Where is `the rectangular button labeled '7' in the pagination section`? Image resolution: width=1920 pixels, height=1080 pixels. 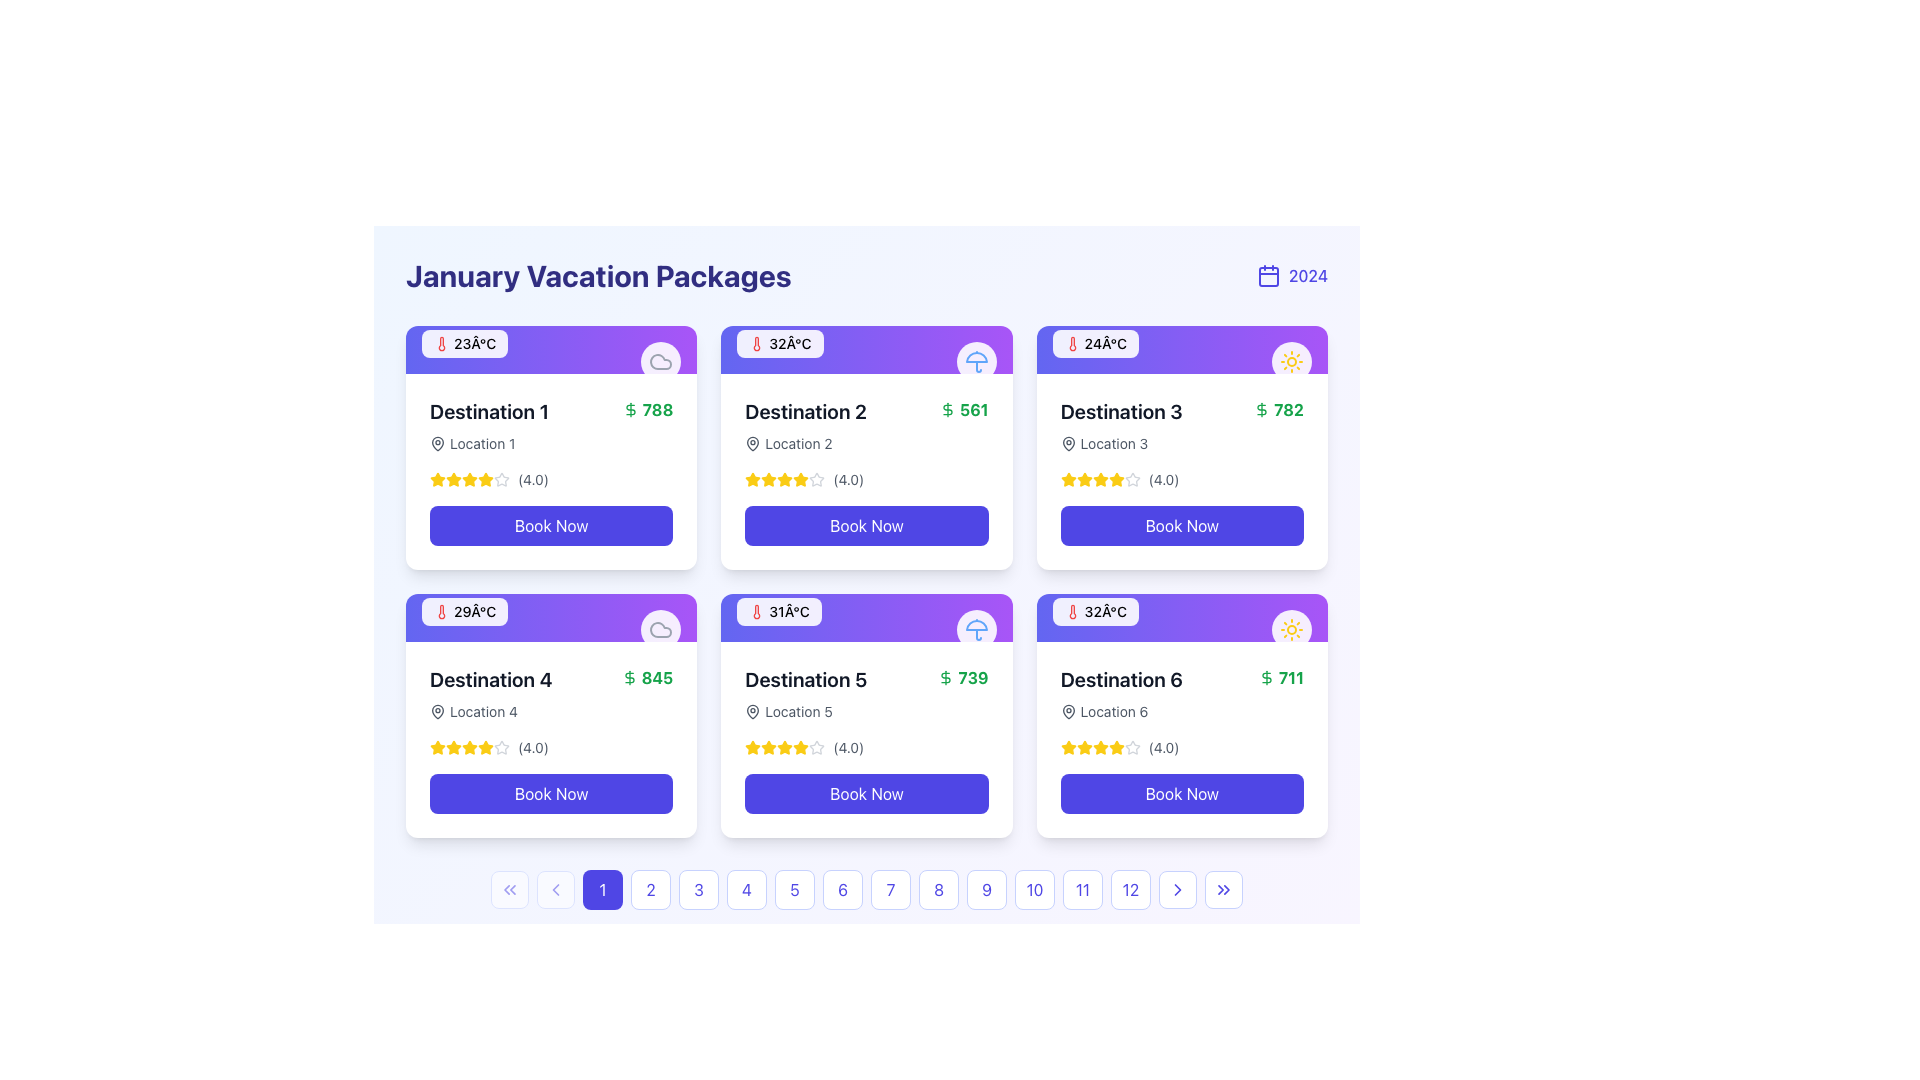 the rectangular button labeled '7' in the pagination section is located at coordinates (867, 889).